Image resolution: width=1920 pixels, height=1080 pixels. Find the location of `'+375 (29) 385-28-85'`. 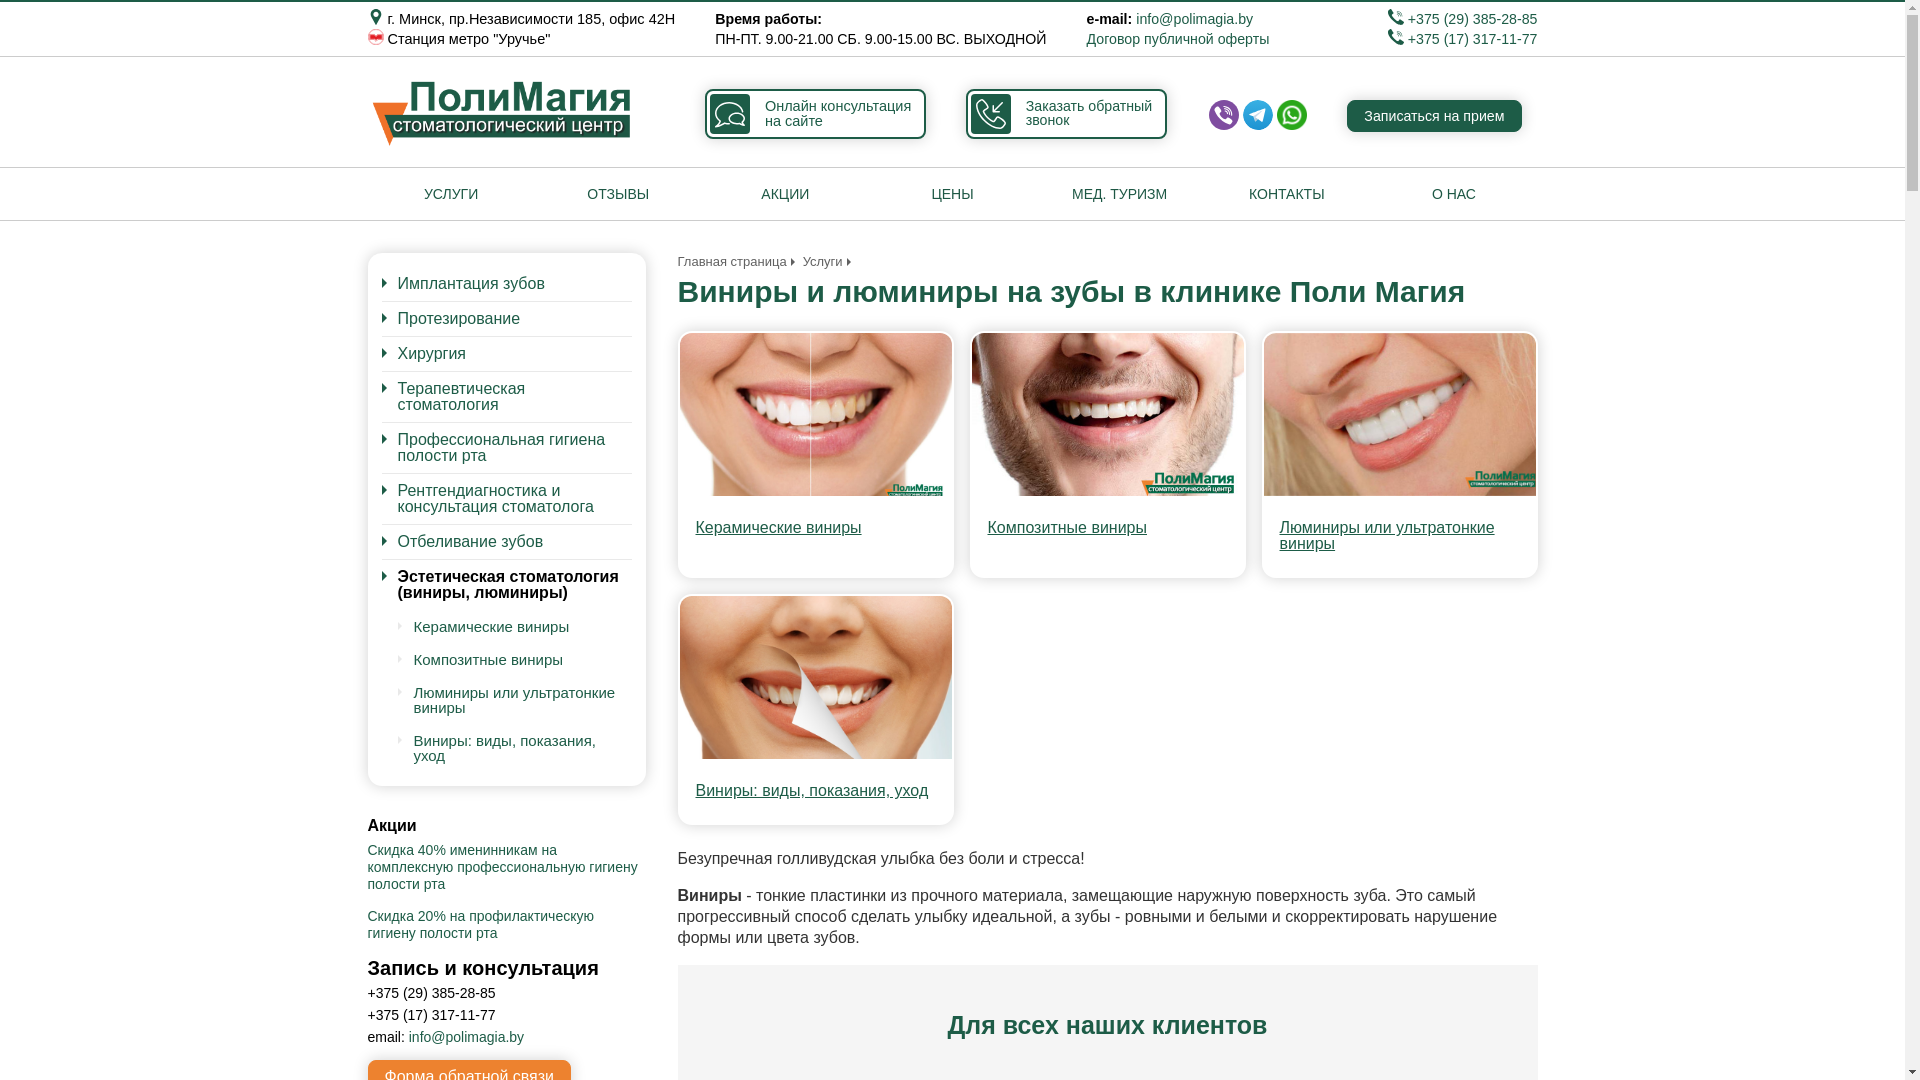

'+375 (29) 385-28-85' is located at coordinates (1463, 19).